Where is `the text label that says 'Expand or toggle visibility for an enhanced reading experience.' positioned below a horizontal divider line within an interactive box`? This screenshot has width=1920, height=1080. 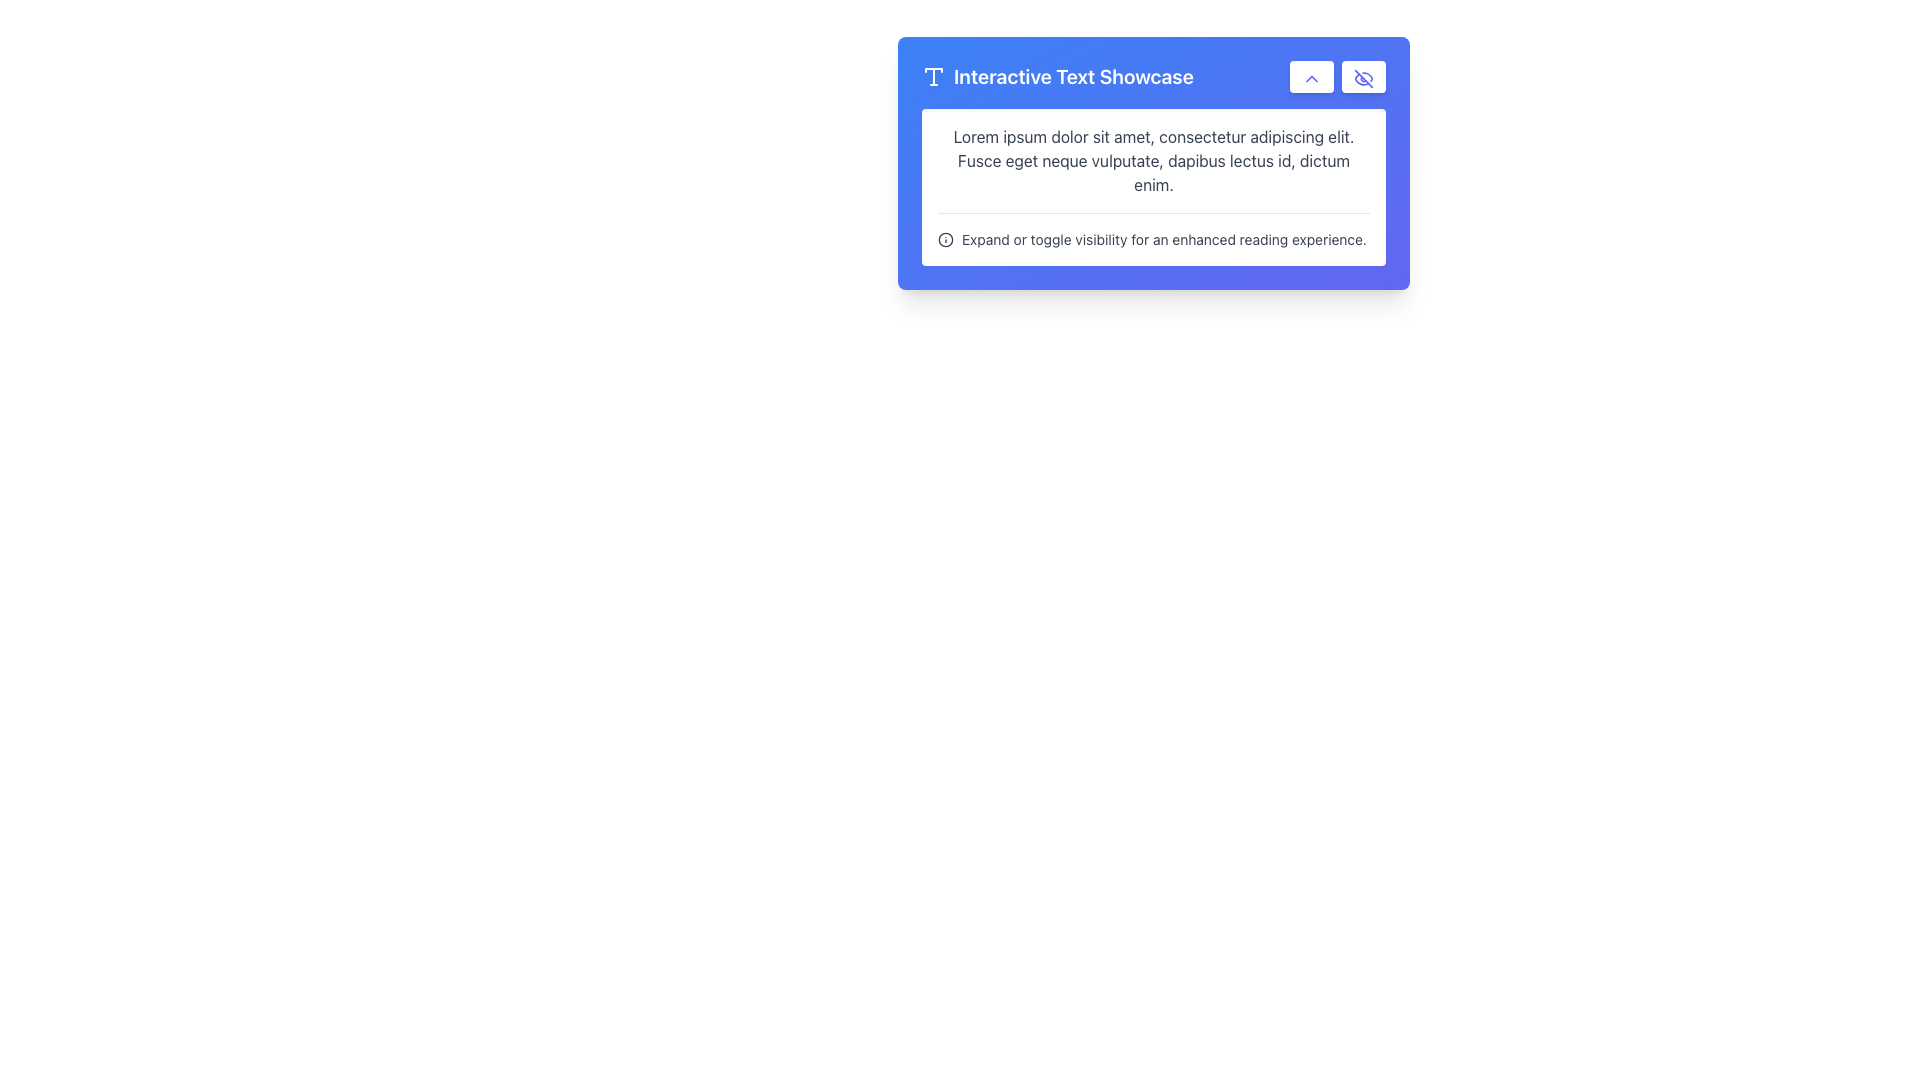
the text label that says 'Expand or toggle visibility for an enhanced reading experience.' positioned below a horizontal divider line within an interactive box is located at coordinates (1164, 238).